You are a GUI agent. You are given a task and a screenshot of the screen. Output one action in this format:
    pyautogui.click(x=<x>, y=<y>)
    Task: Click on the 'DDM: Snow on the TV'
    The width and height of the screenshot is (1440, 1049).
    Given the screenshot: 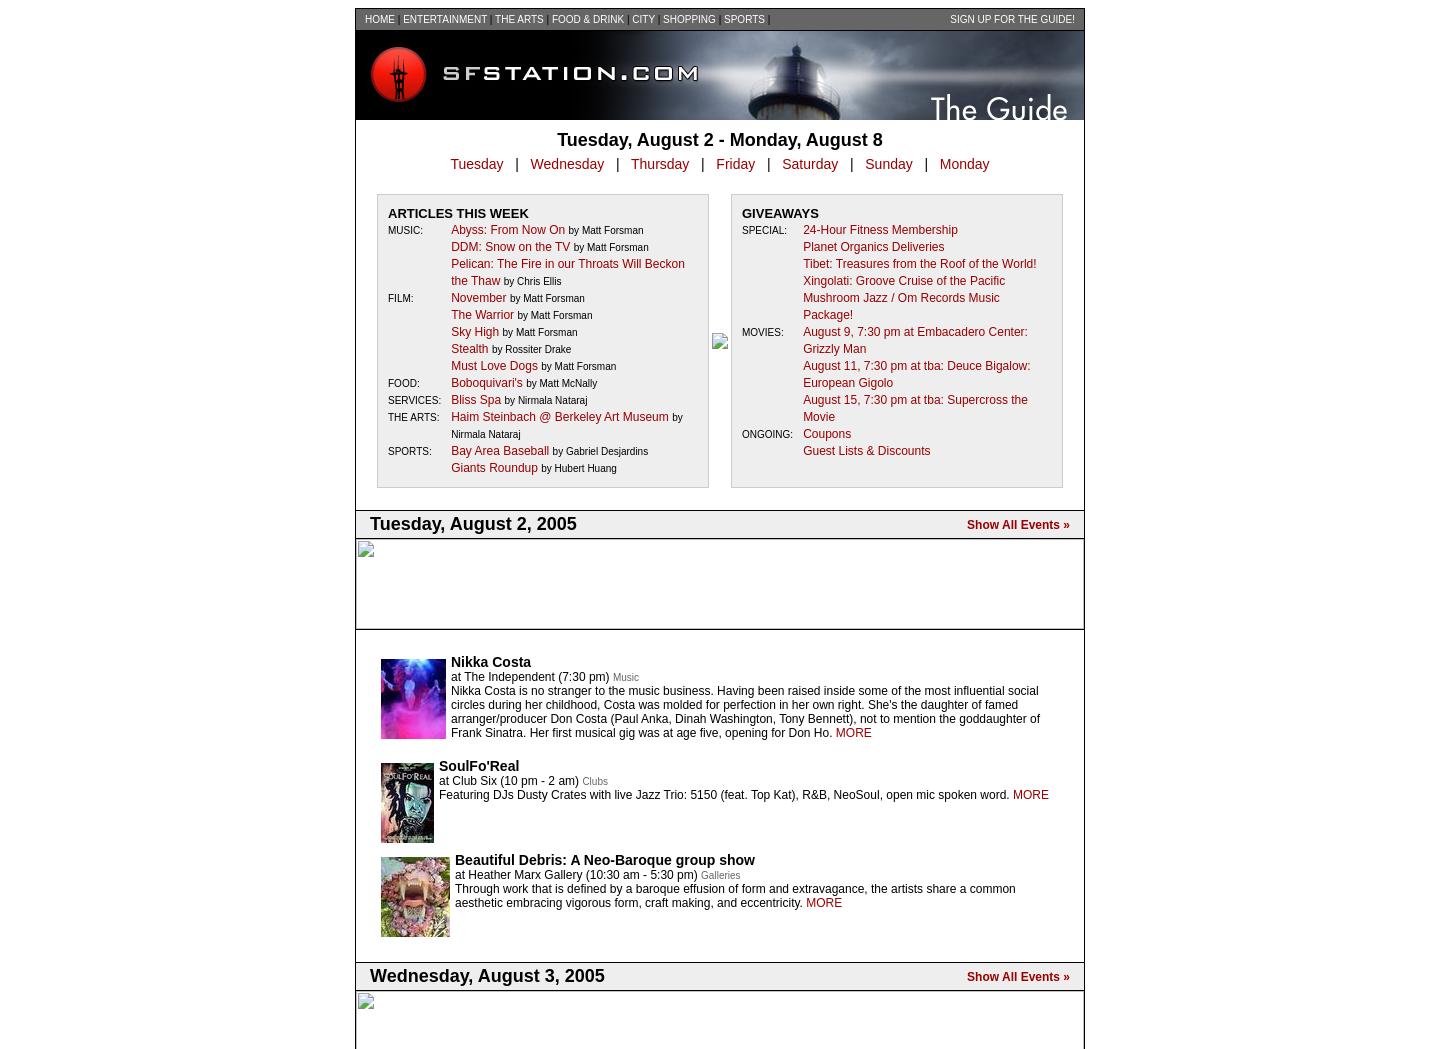 What is the action you would take?
    pyautogui.click(x=509, y=246)
    